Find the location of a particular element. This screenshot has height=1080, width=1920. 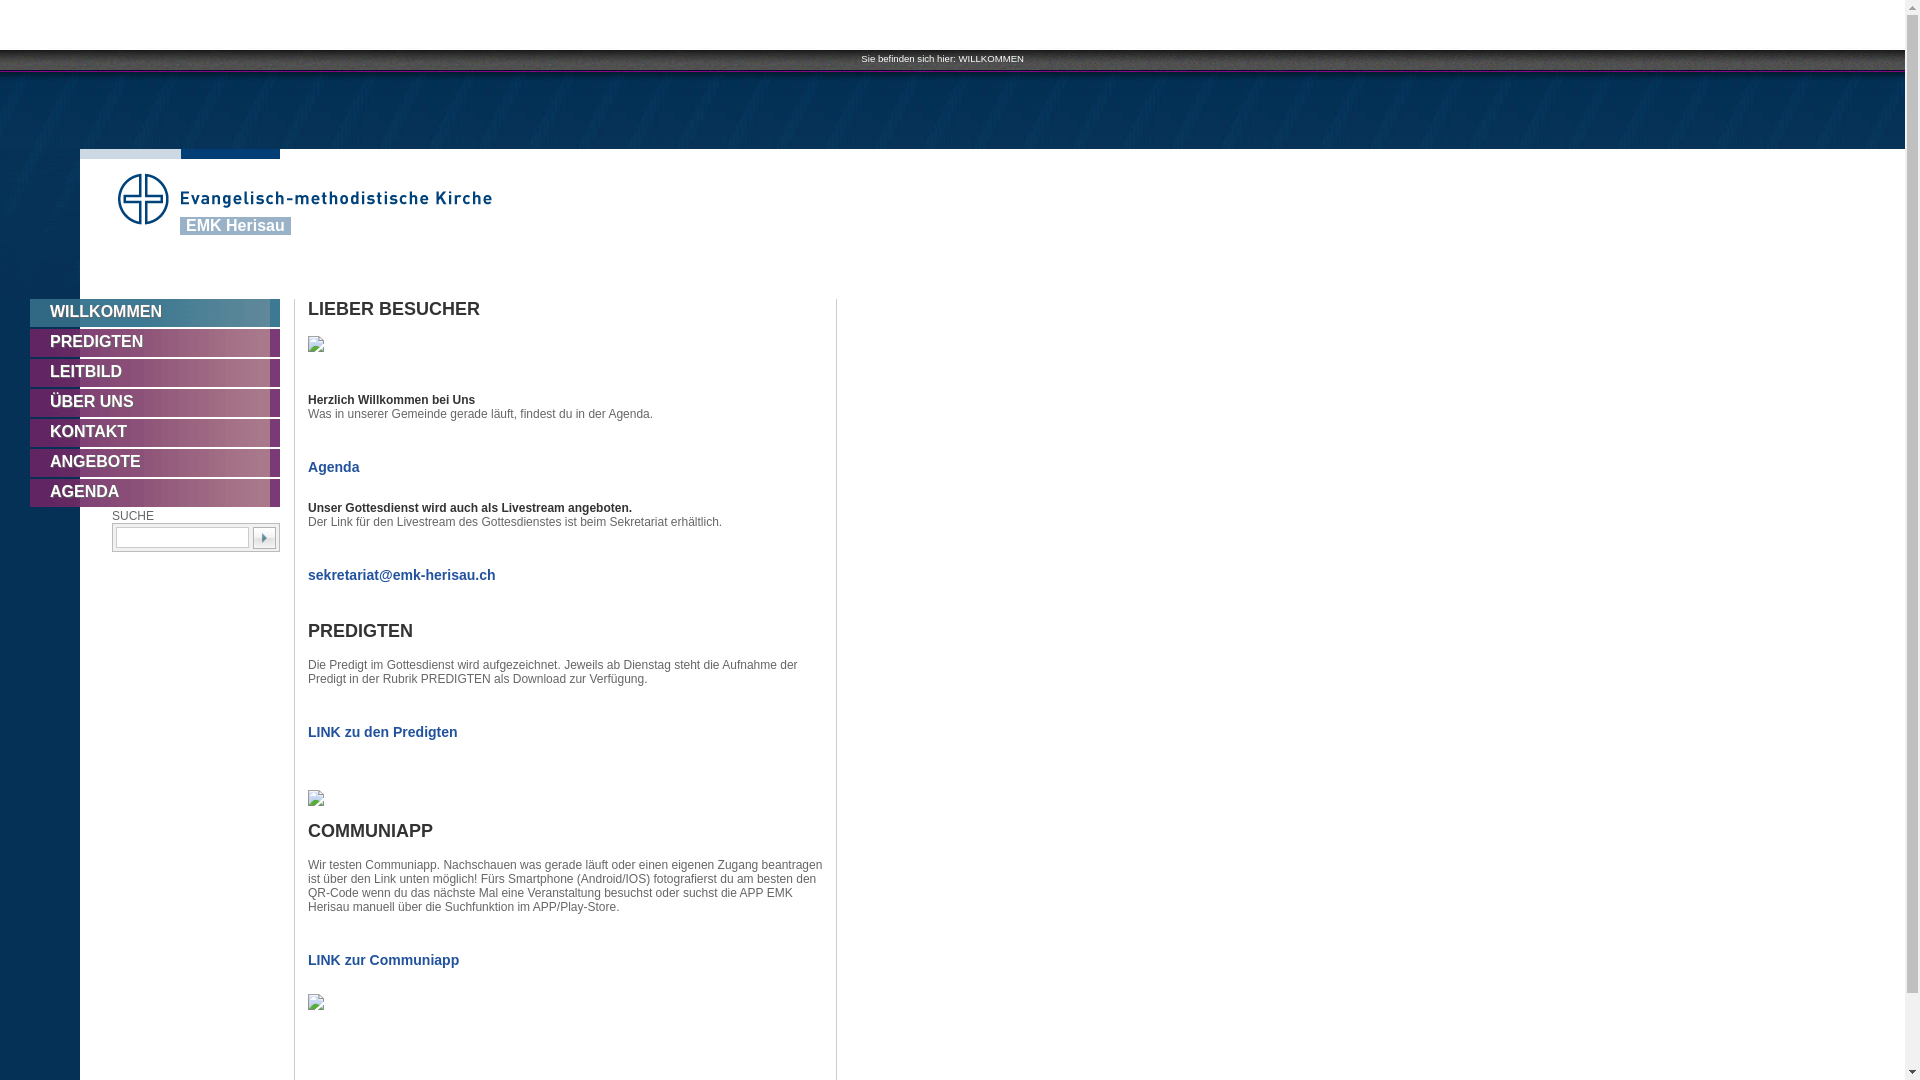

'PREDIGTEN' is located at coordinates (162, 342).